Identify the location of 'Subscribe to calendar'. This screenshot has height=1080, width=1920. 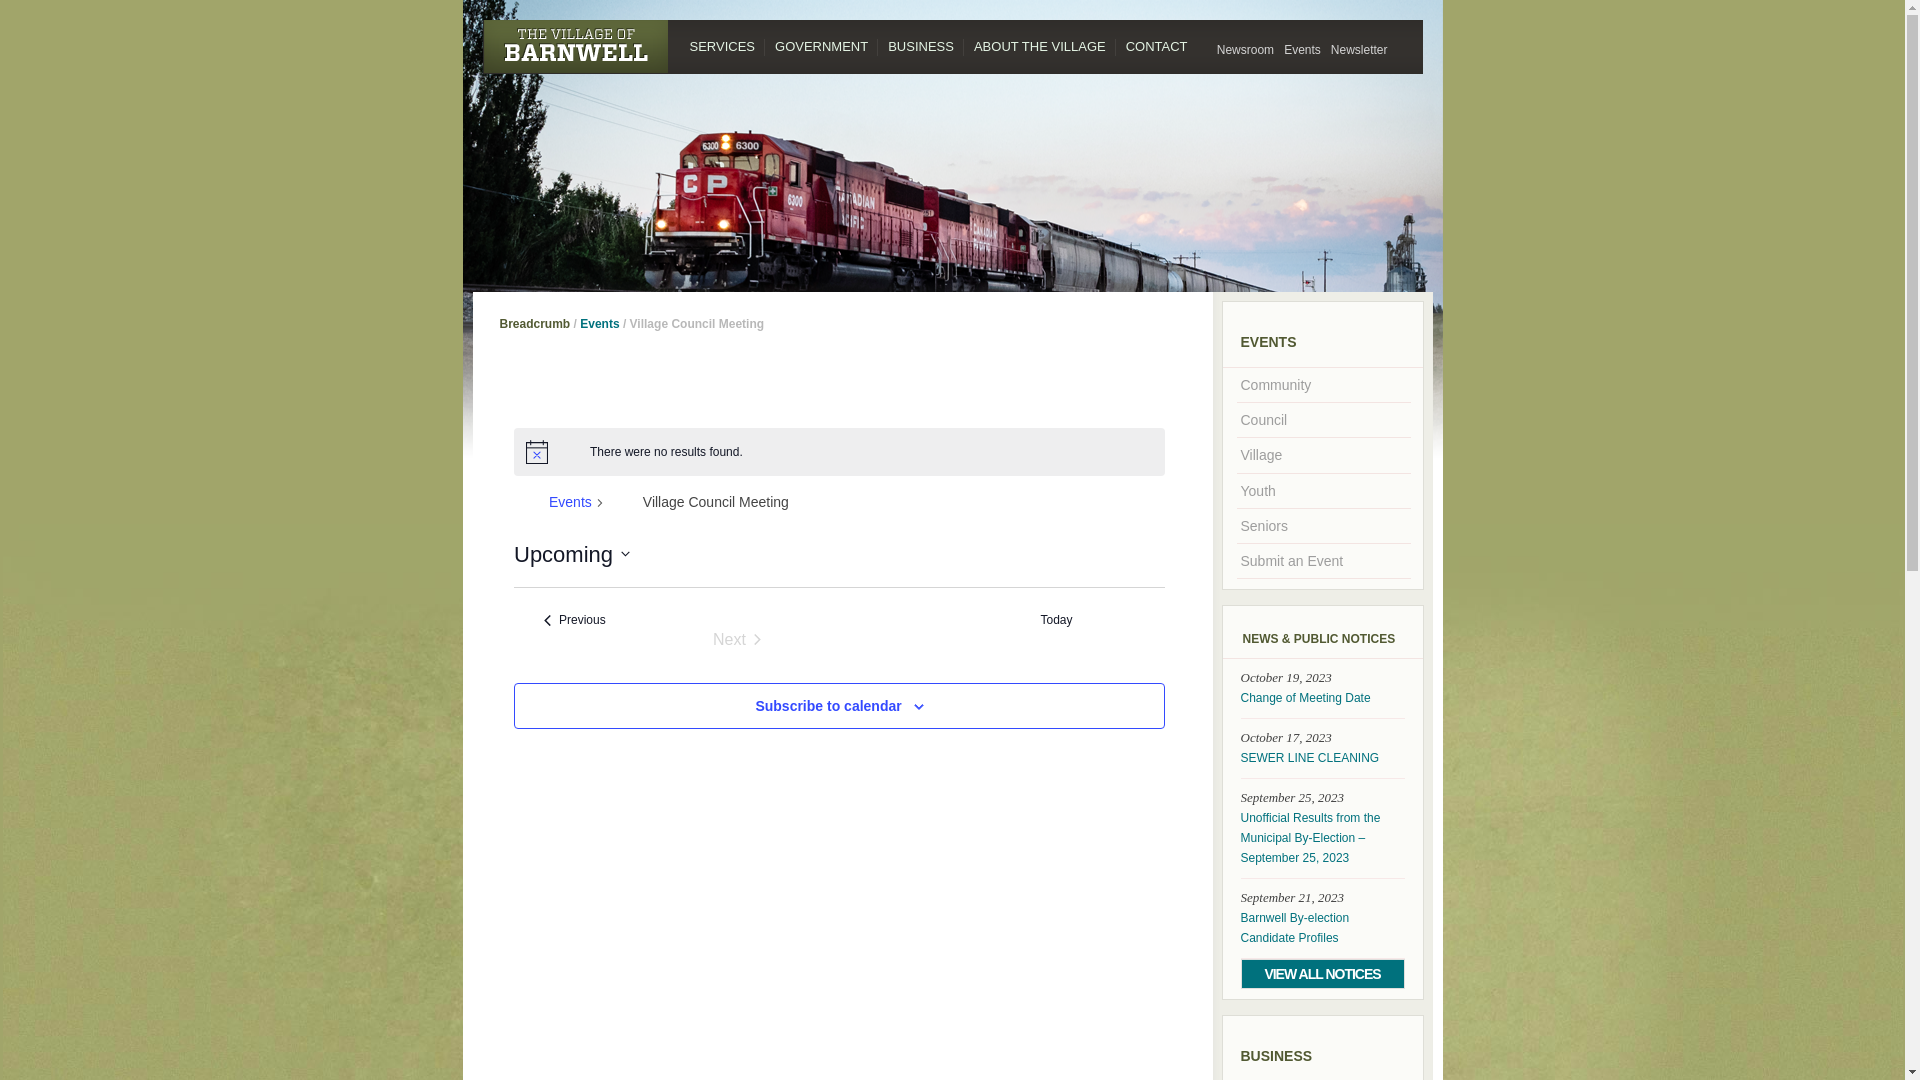
(753, 704).